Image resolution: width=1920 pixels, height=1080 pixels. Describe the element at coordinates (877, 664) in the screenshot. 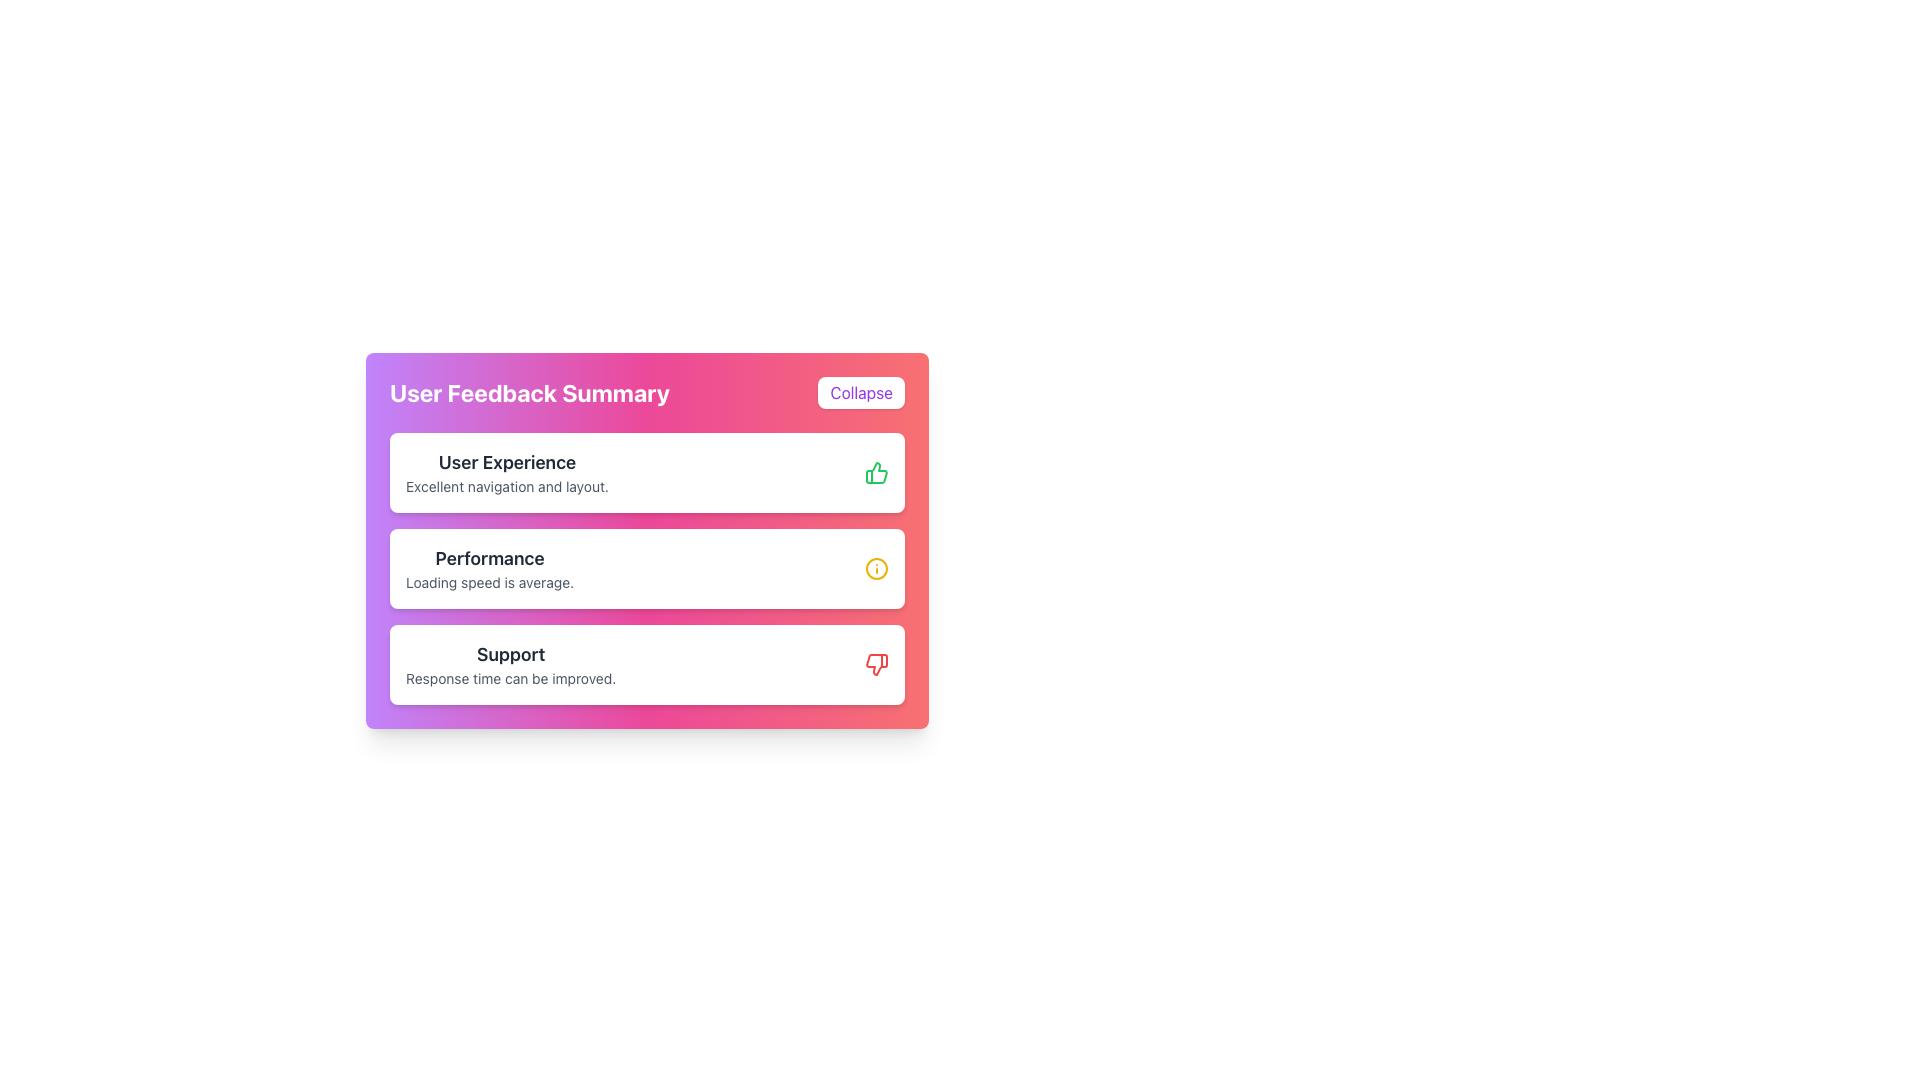

I see `the negative feedback icon located on the right side of the 'Support' feedback section, which indicates dissatisfaction with the feedback item labeled 'Support'` at that location.